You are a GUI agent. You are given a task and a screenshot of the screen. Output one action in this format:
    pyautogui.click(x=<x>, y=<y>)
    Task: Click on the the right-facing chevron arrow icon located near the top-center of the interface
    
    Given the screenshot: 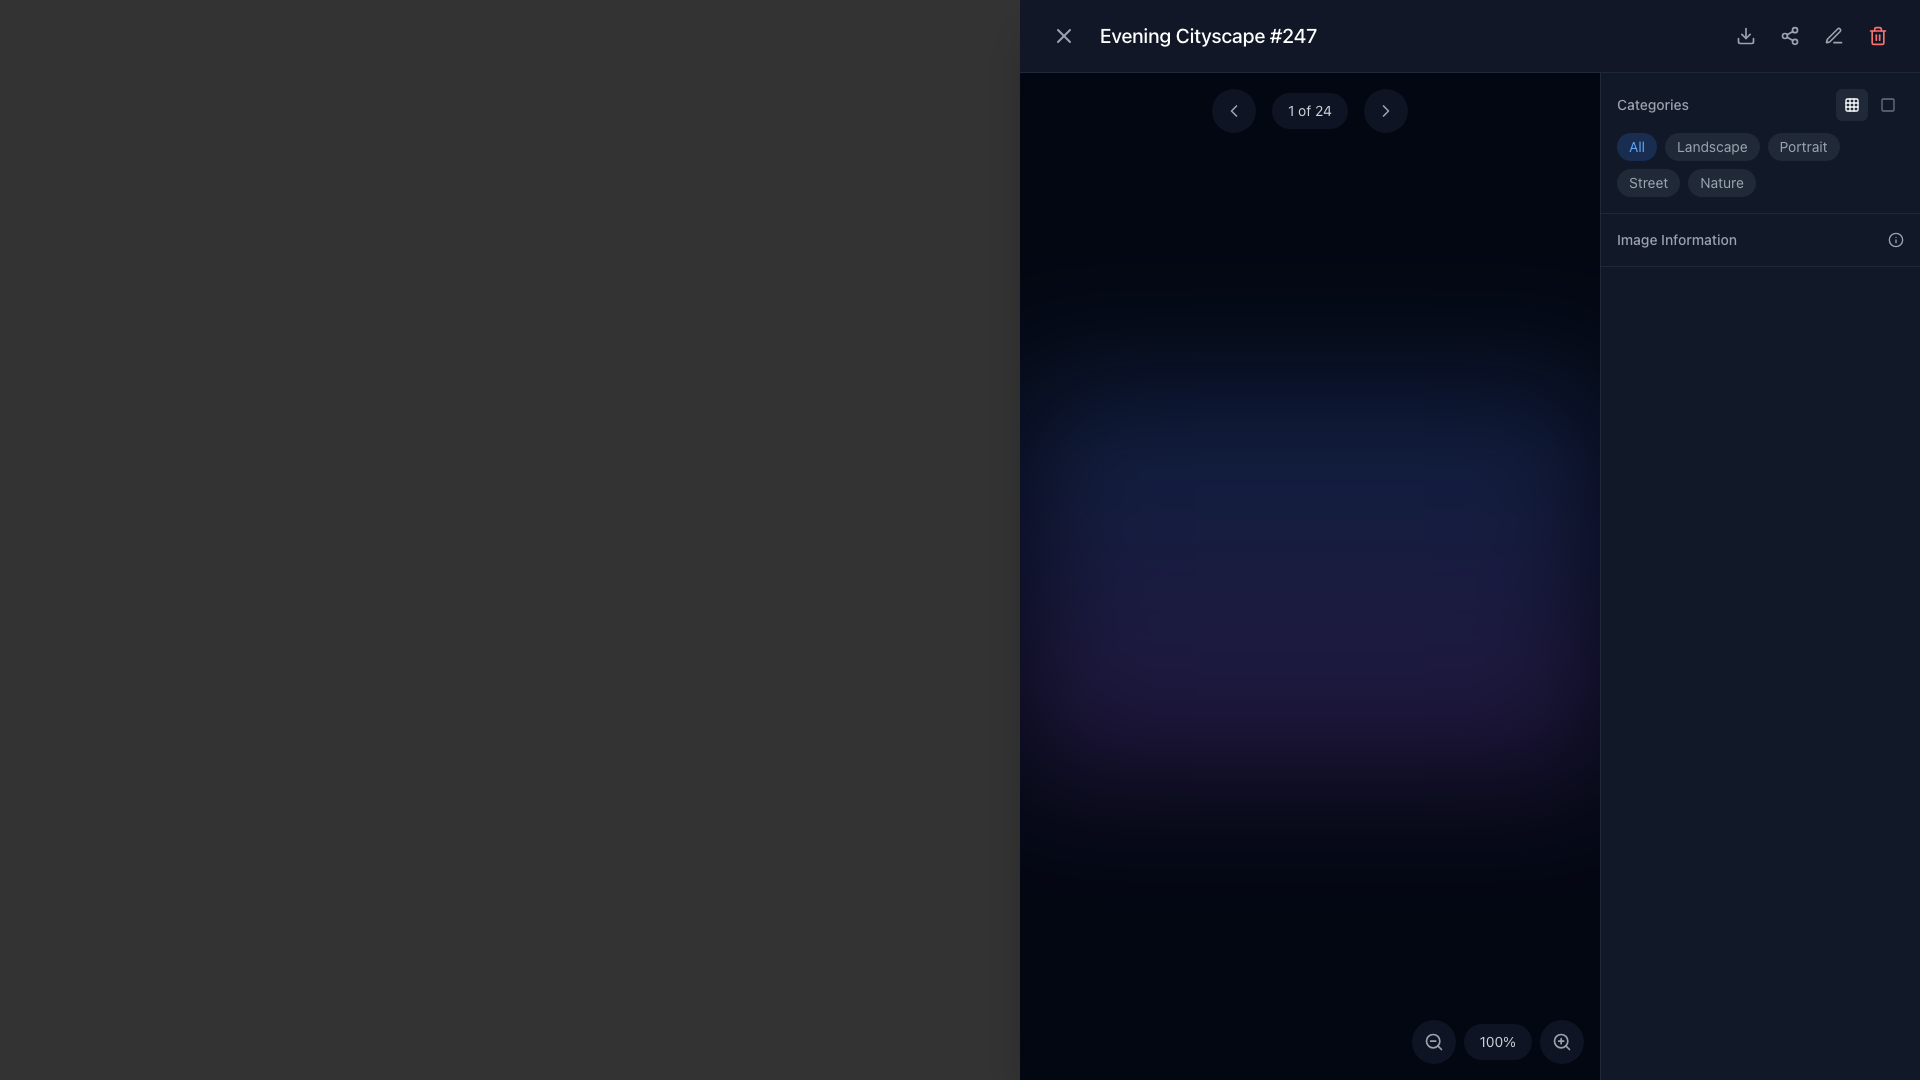 What is the action you would take?
    pyautogui.click(x=1384, y=111)
    